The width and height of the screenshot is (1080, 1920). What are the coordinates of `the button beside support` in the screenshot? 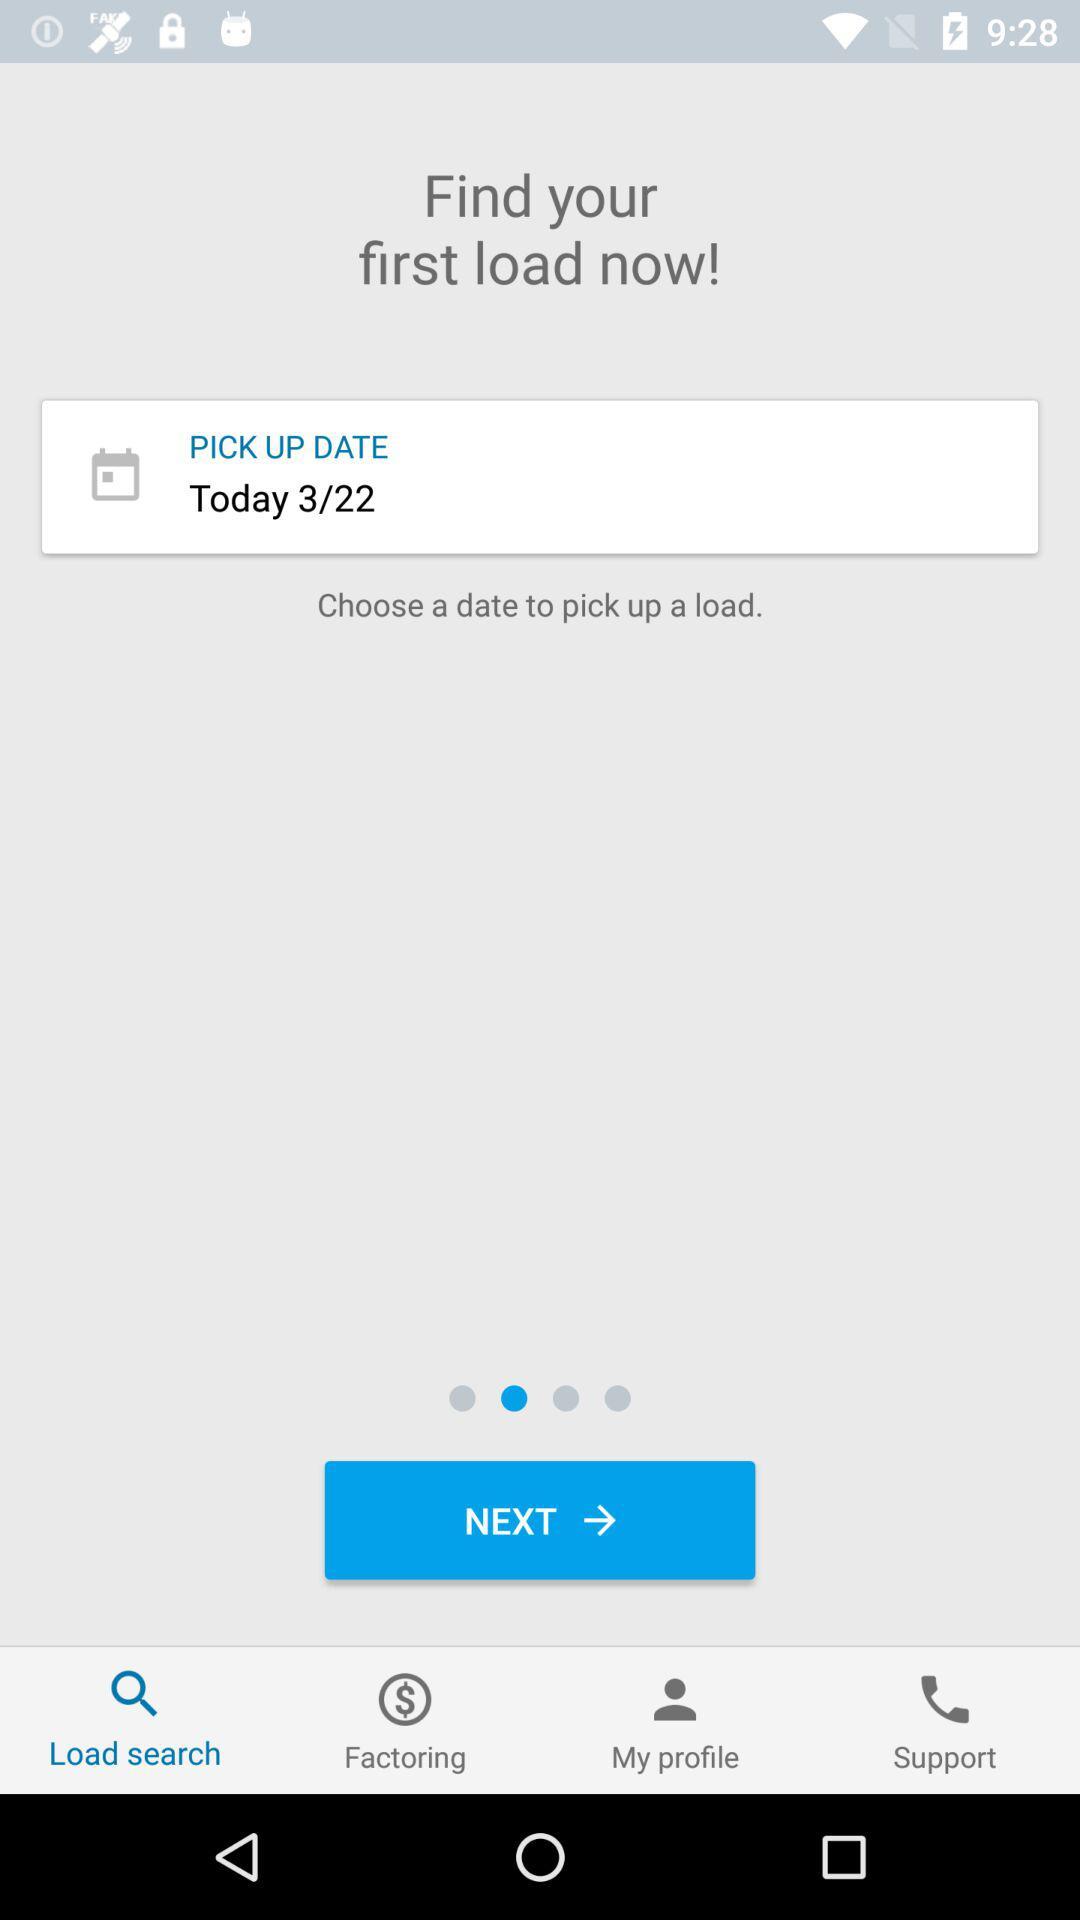 It's located at (675, 1719).